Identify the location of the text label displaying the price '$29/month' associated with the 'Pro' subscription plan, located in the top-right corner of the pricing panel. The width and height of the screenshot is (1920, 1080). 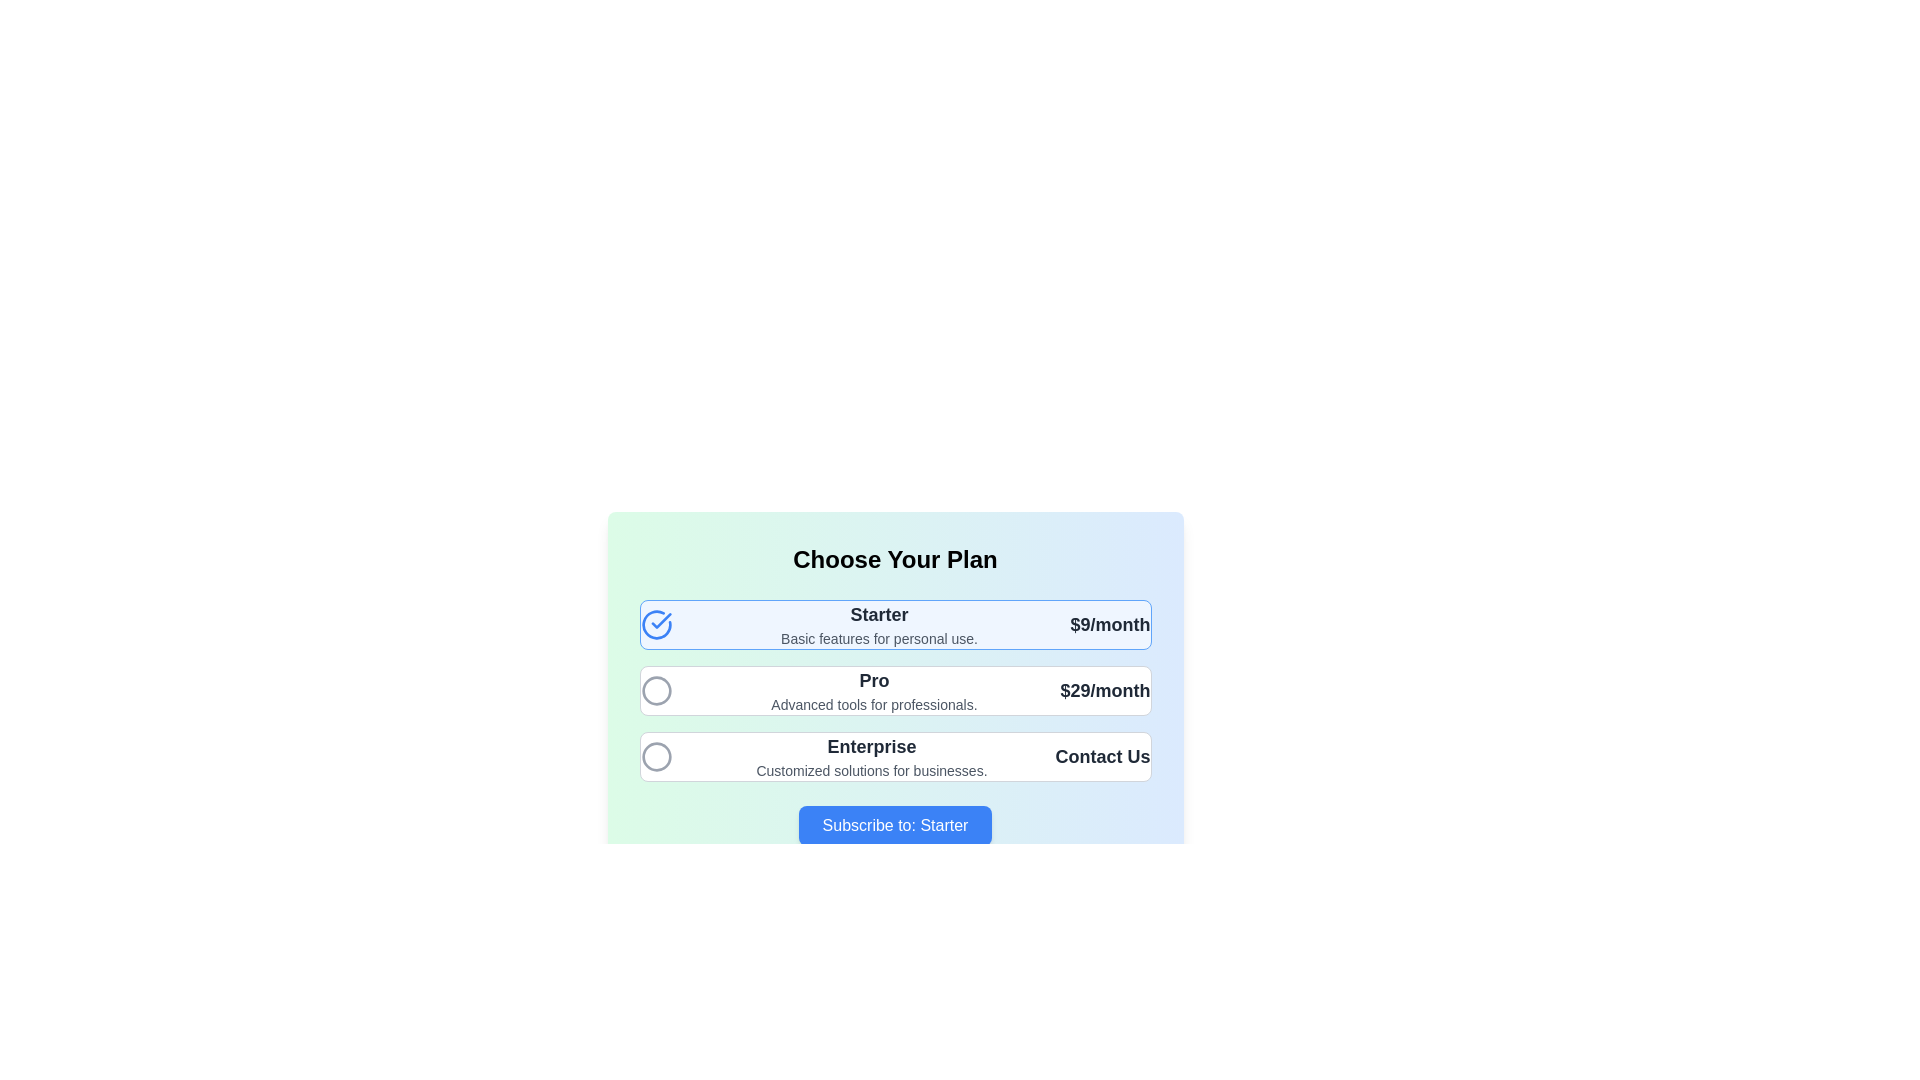
(1104, 689).